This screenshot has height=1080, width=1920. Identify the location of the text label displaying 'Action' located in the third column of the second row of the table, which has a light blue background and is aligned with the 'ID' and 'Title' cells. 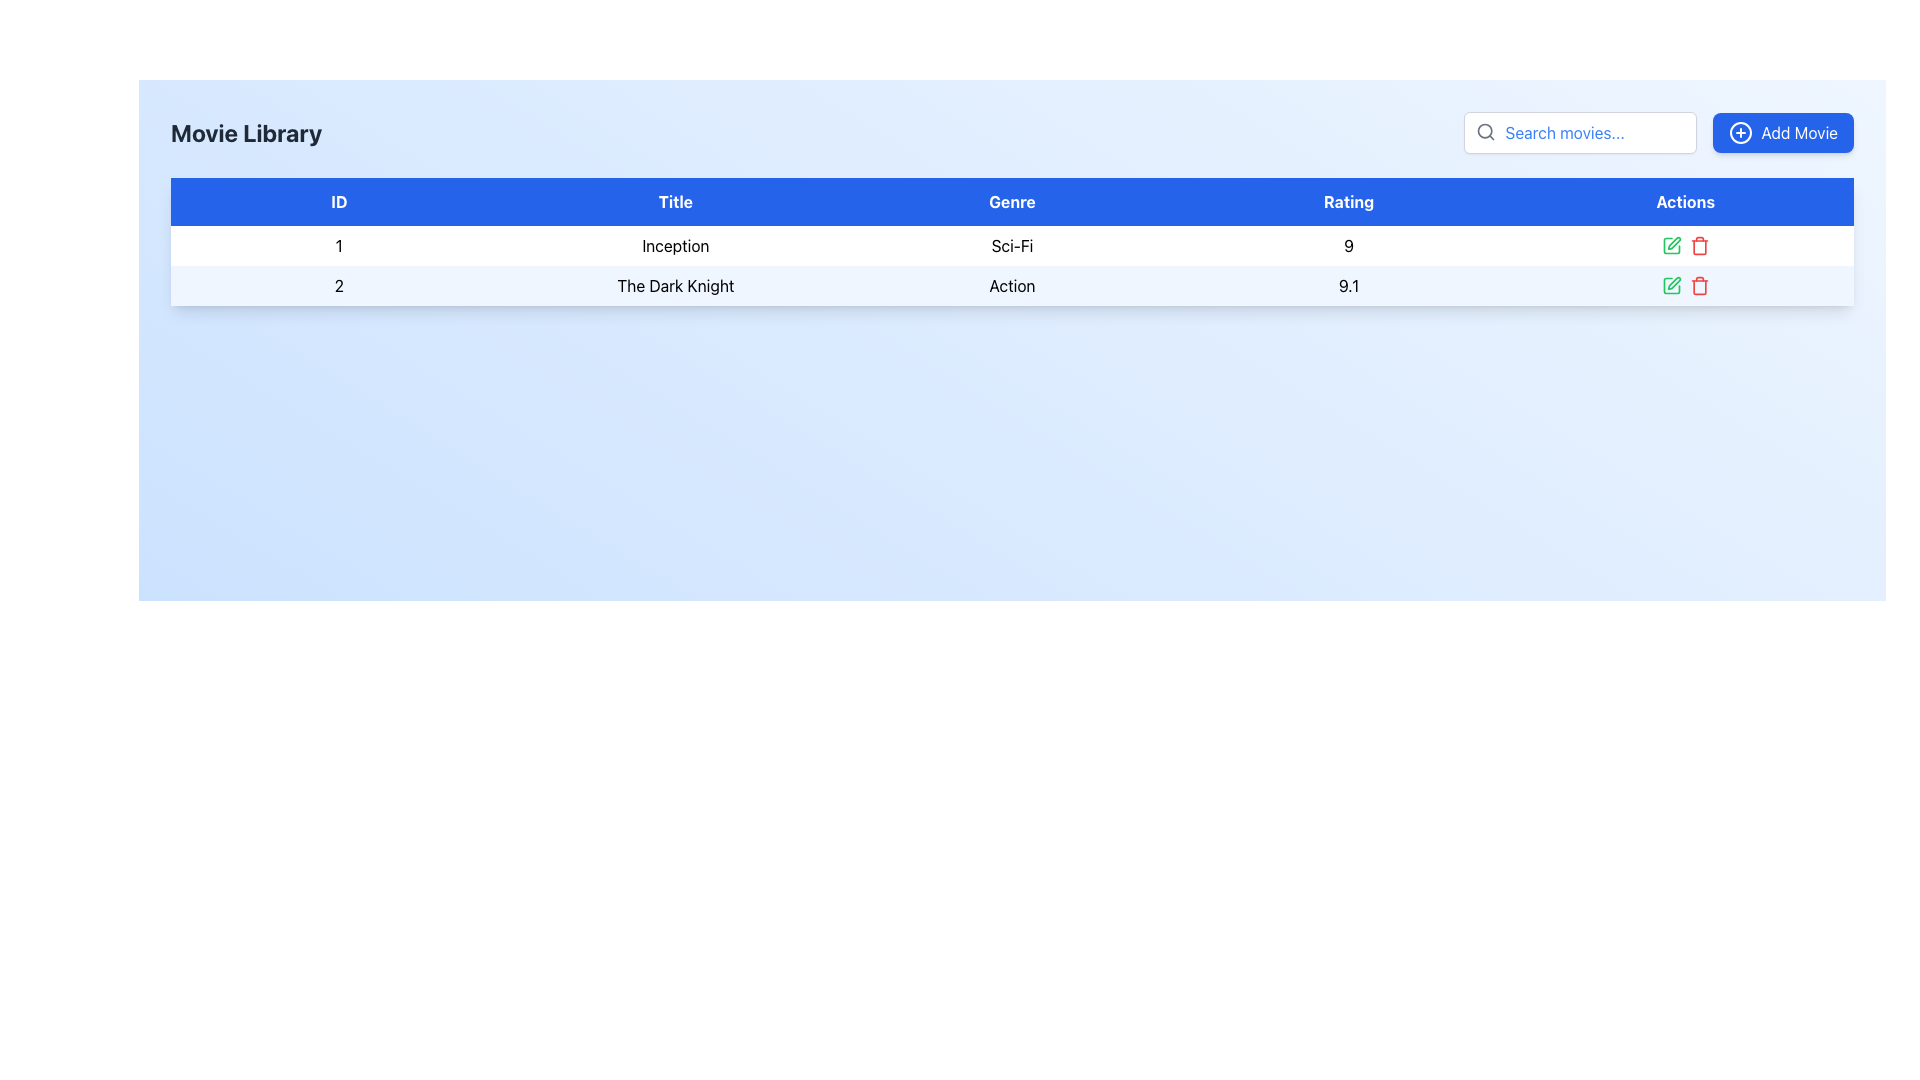
(1012, 285).